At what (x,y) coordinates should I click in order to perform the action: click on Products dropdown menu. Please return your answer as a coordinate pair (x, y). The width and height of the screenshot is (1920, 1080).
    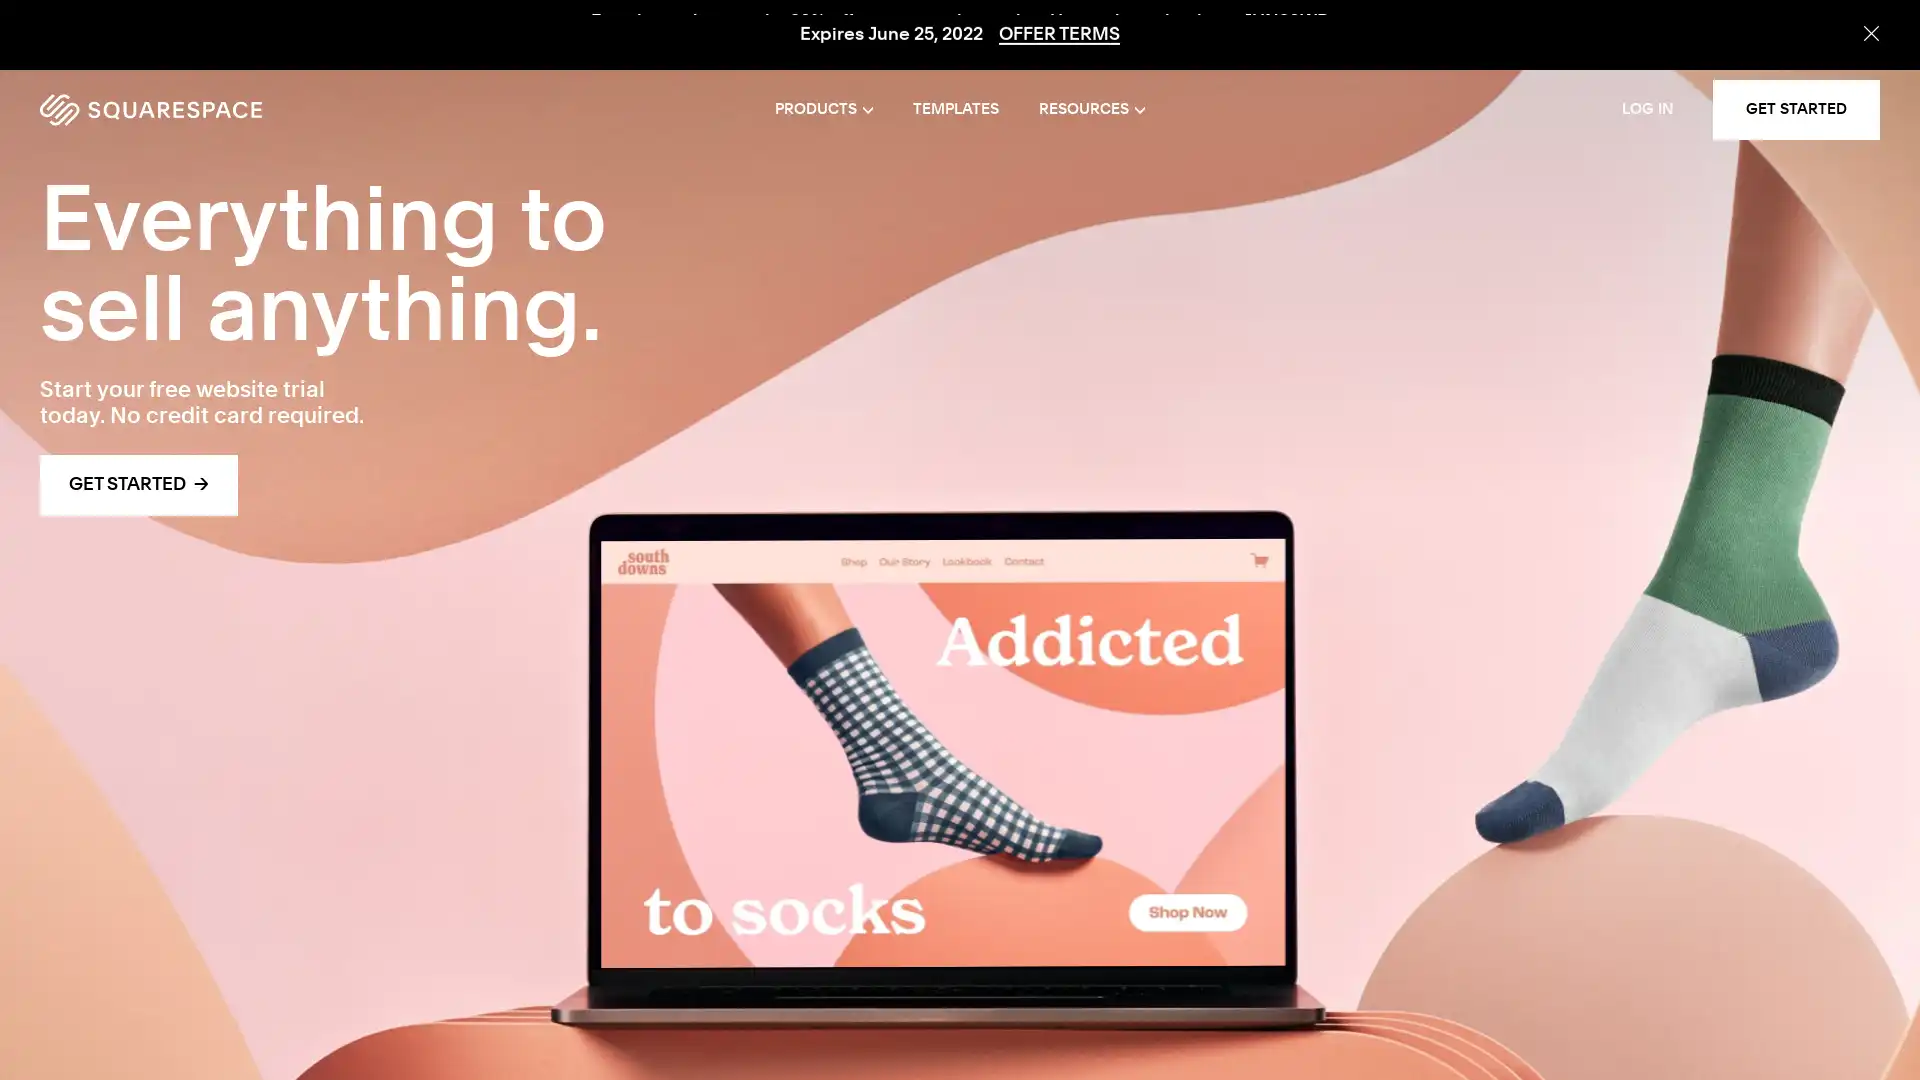
    Looking at the image, I should click on (824, 110).